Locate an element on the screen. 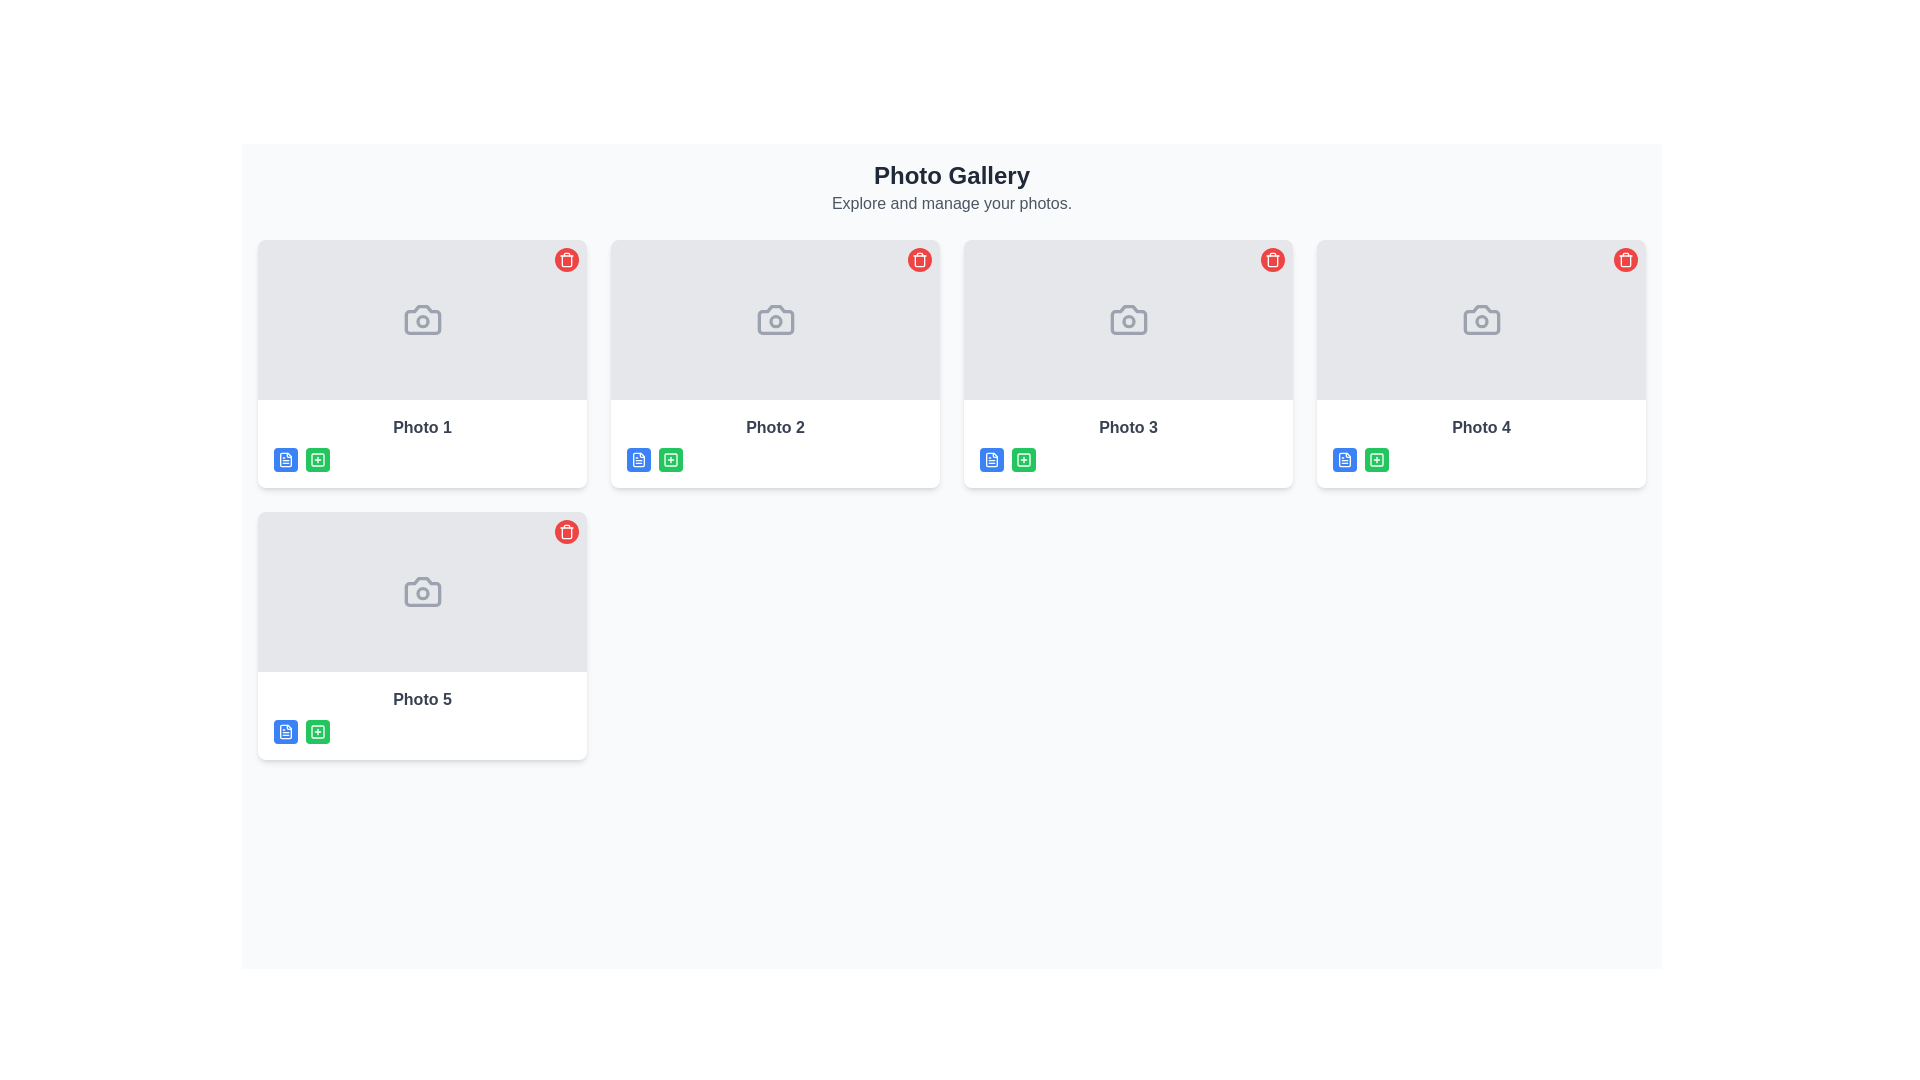 The image size is (1920, 1080). the static text label identifying the photo depicted in the associated card above it, which is located below the third card from the left in the photo gallery interface is located at coordinates (1128, 427).